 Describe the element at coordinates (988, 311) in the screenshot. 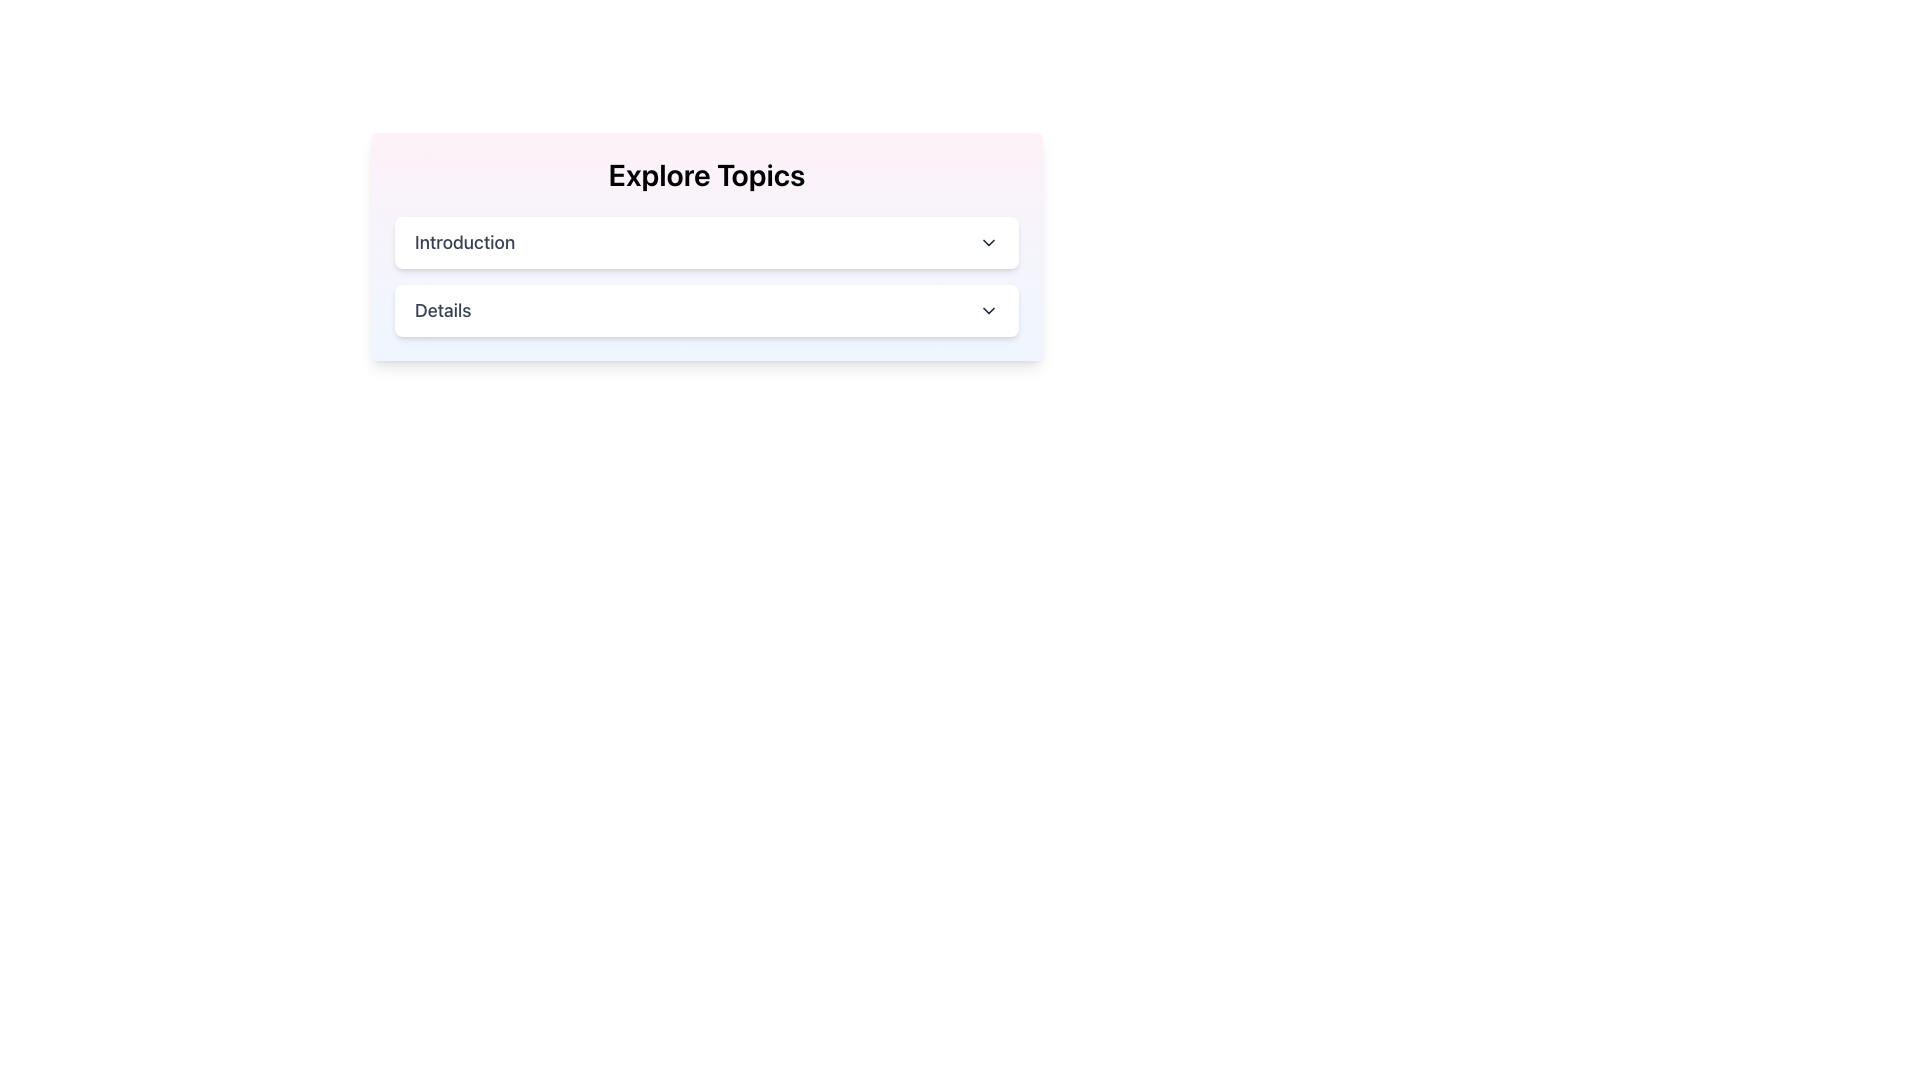

I see `the downward-facing chevron icon at the right end of the row labeled 'Details'` at that location.